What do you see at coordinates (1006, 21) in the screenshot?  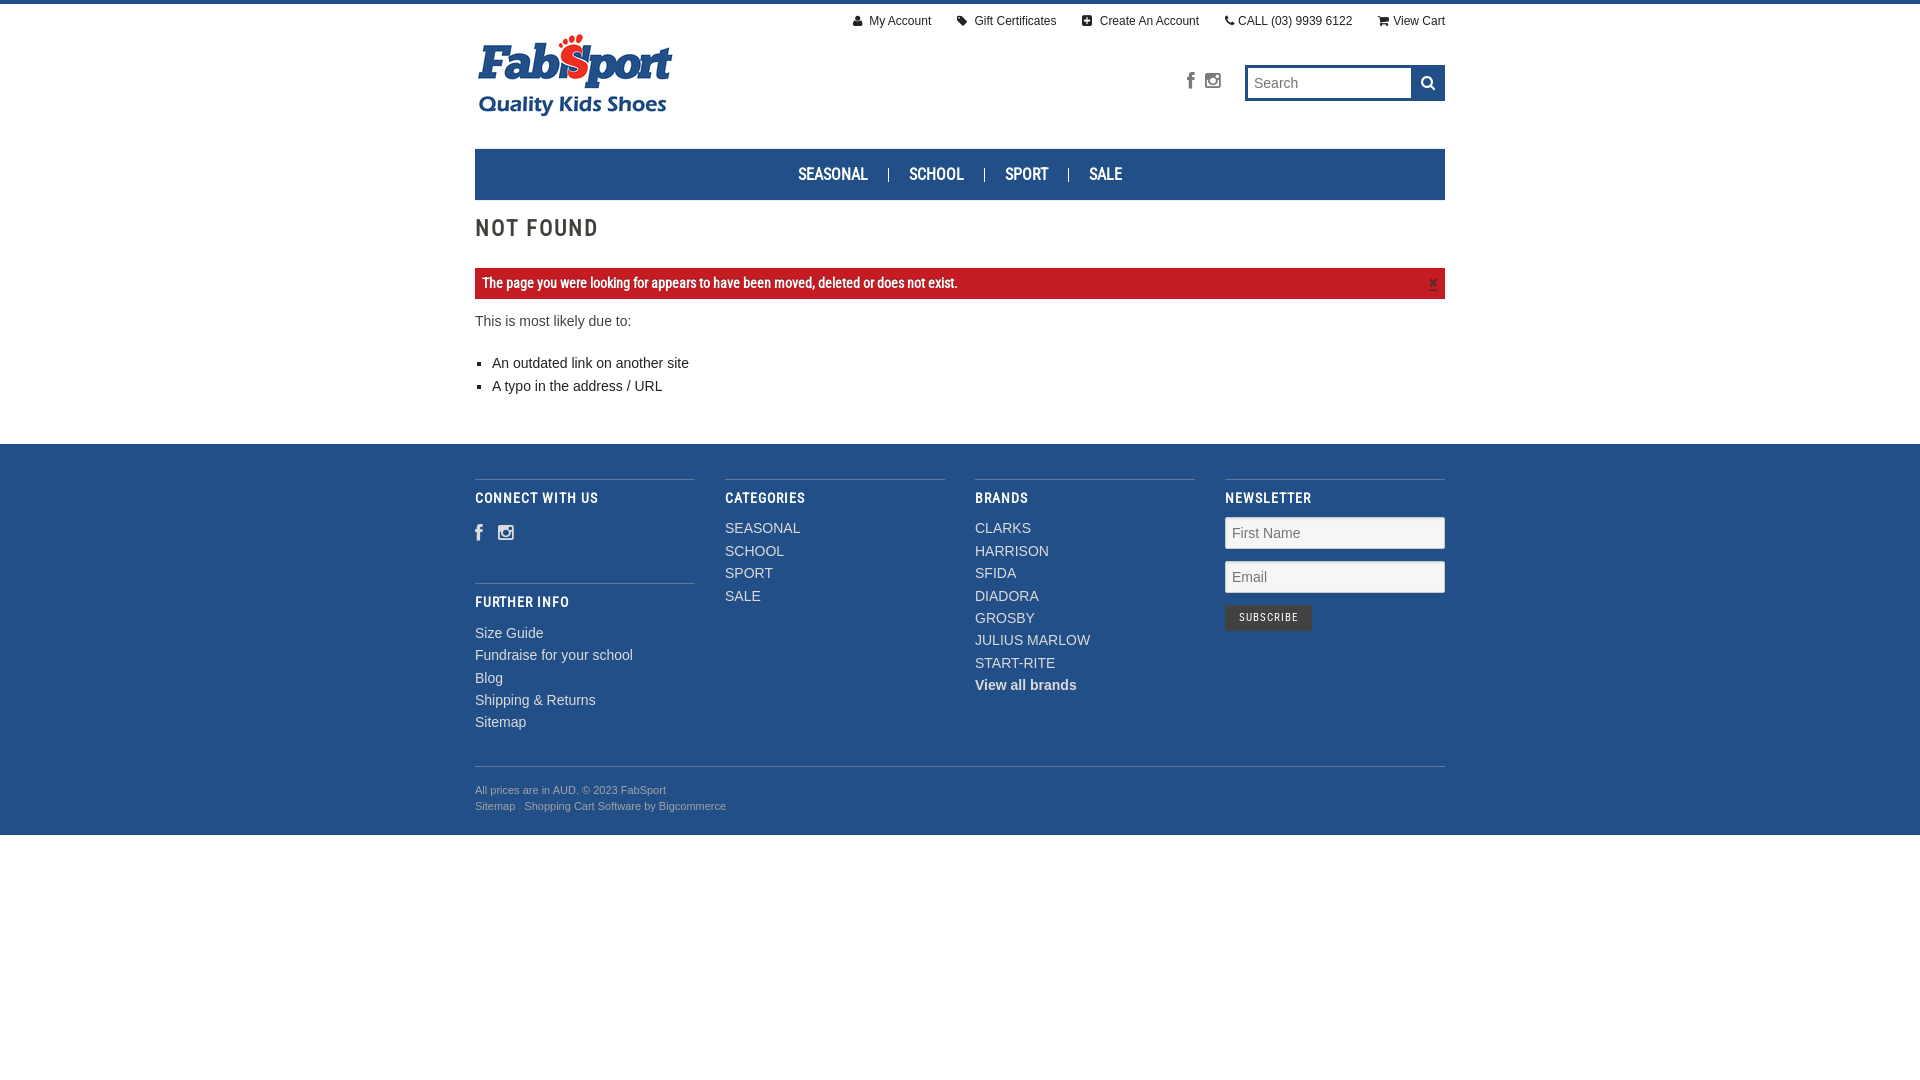 I see `'Gift Certificates'` at bounding box center [1006, 21].